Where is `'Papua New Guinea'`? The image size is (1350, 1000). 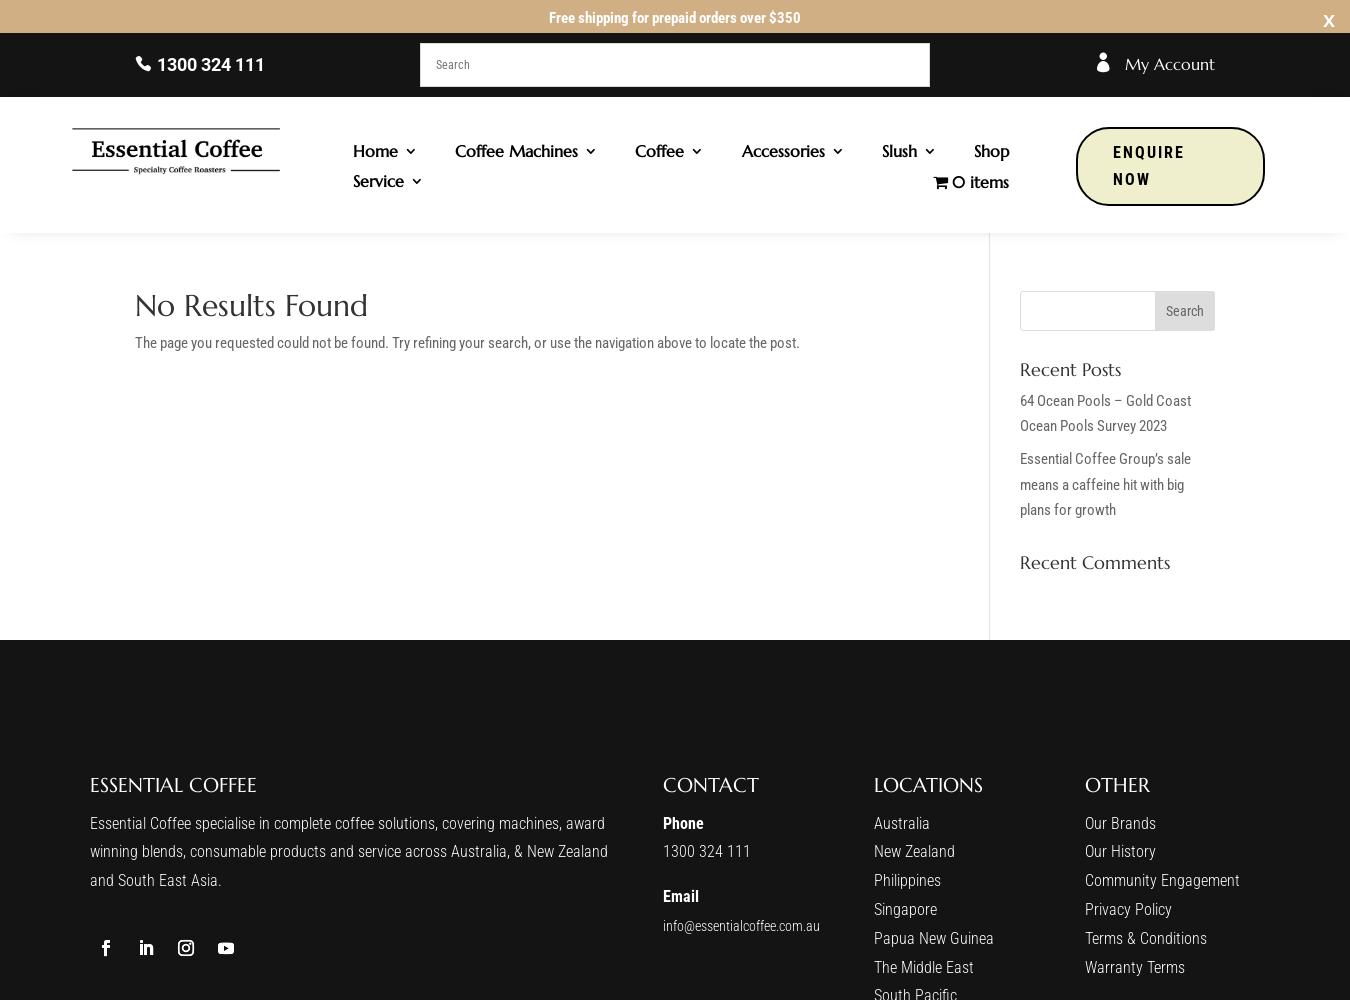
'Papua New Guinea' is located at coordinates (931, 937).